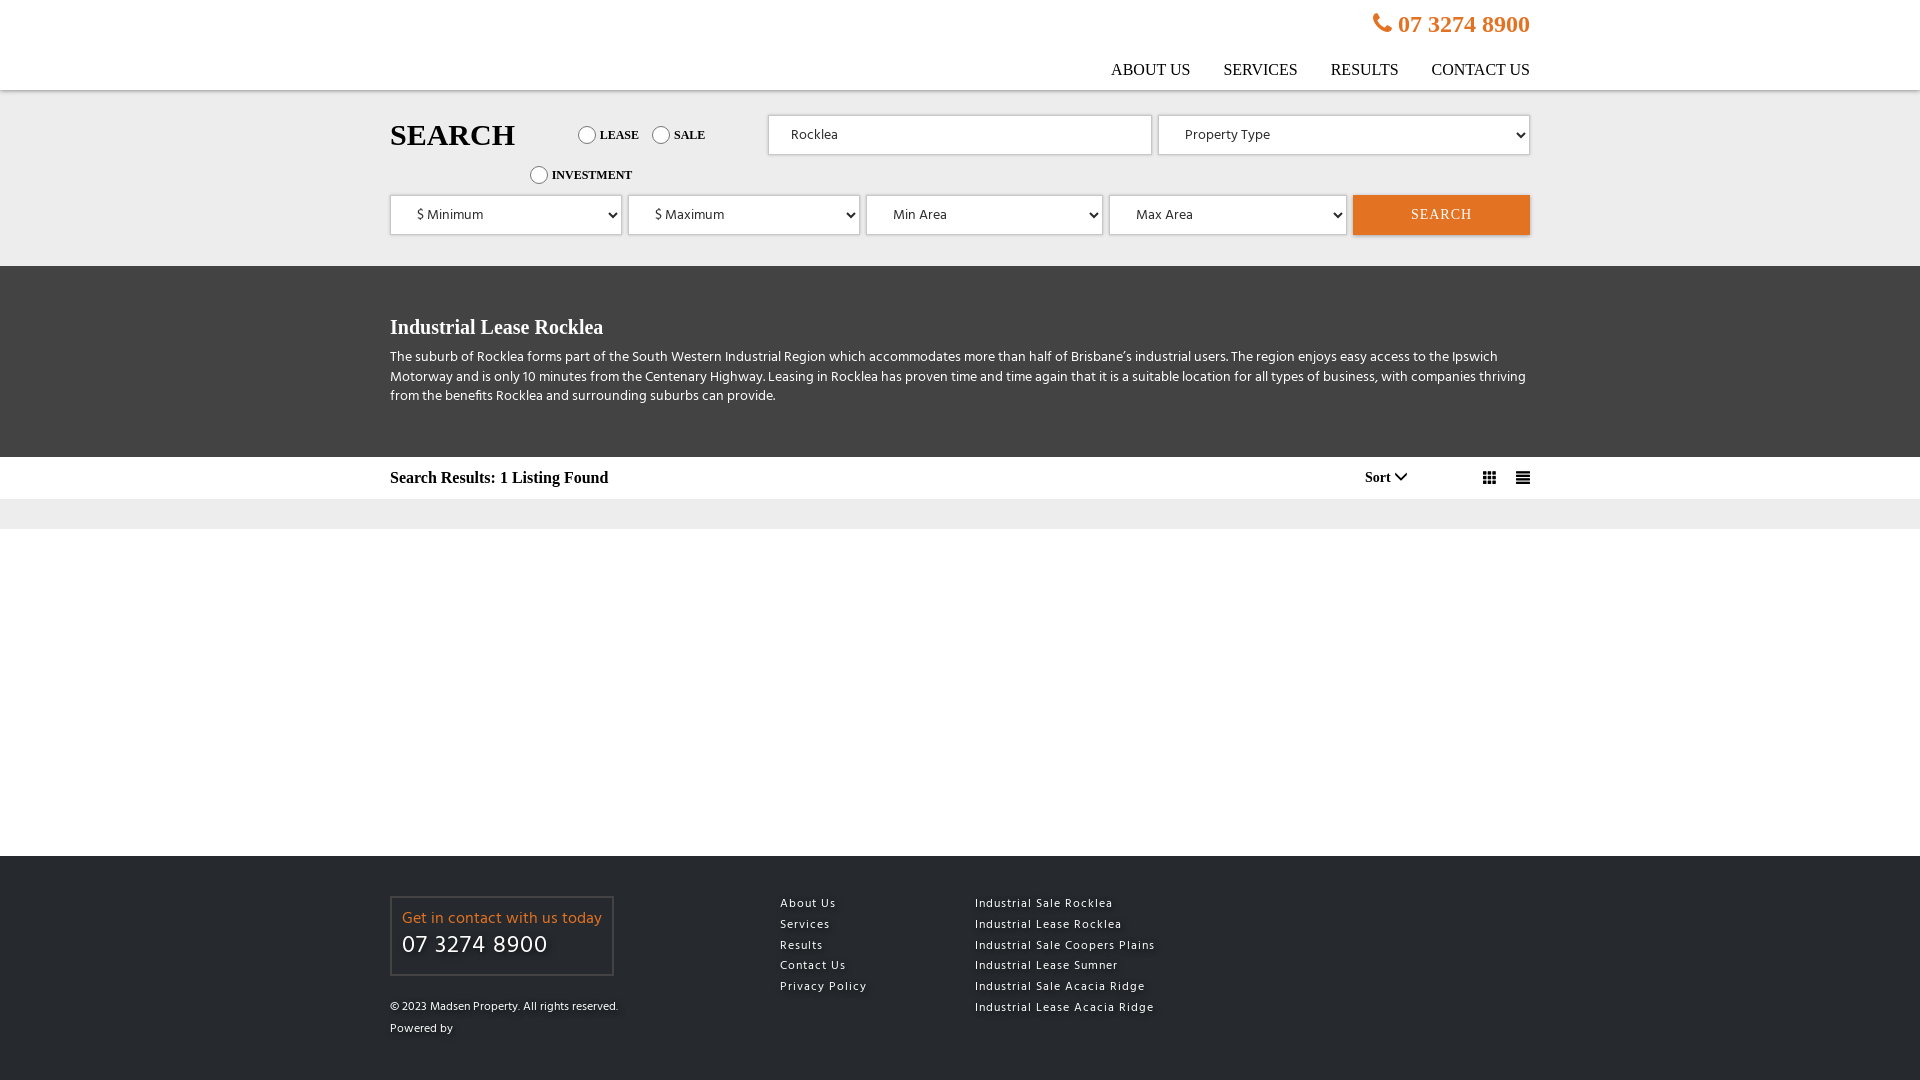 This screenshot has width=1920, height=1080. What do you see at coordinates (1465, 68) in the screenshot?
I see `'CONTACT US'` at bounding box center [1465, 68].